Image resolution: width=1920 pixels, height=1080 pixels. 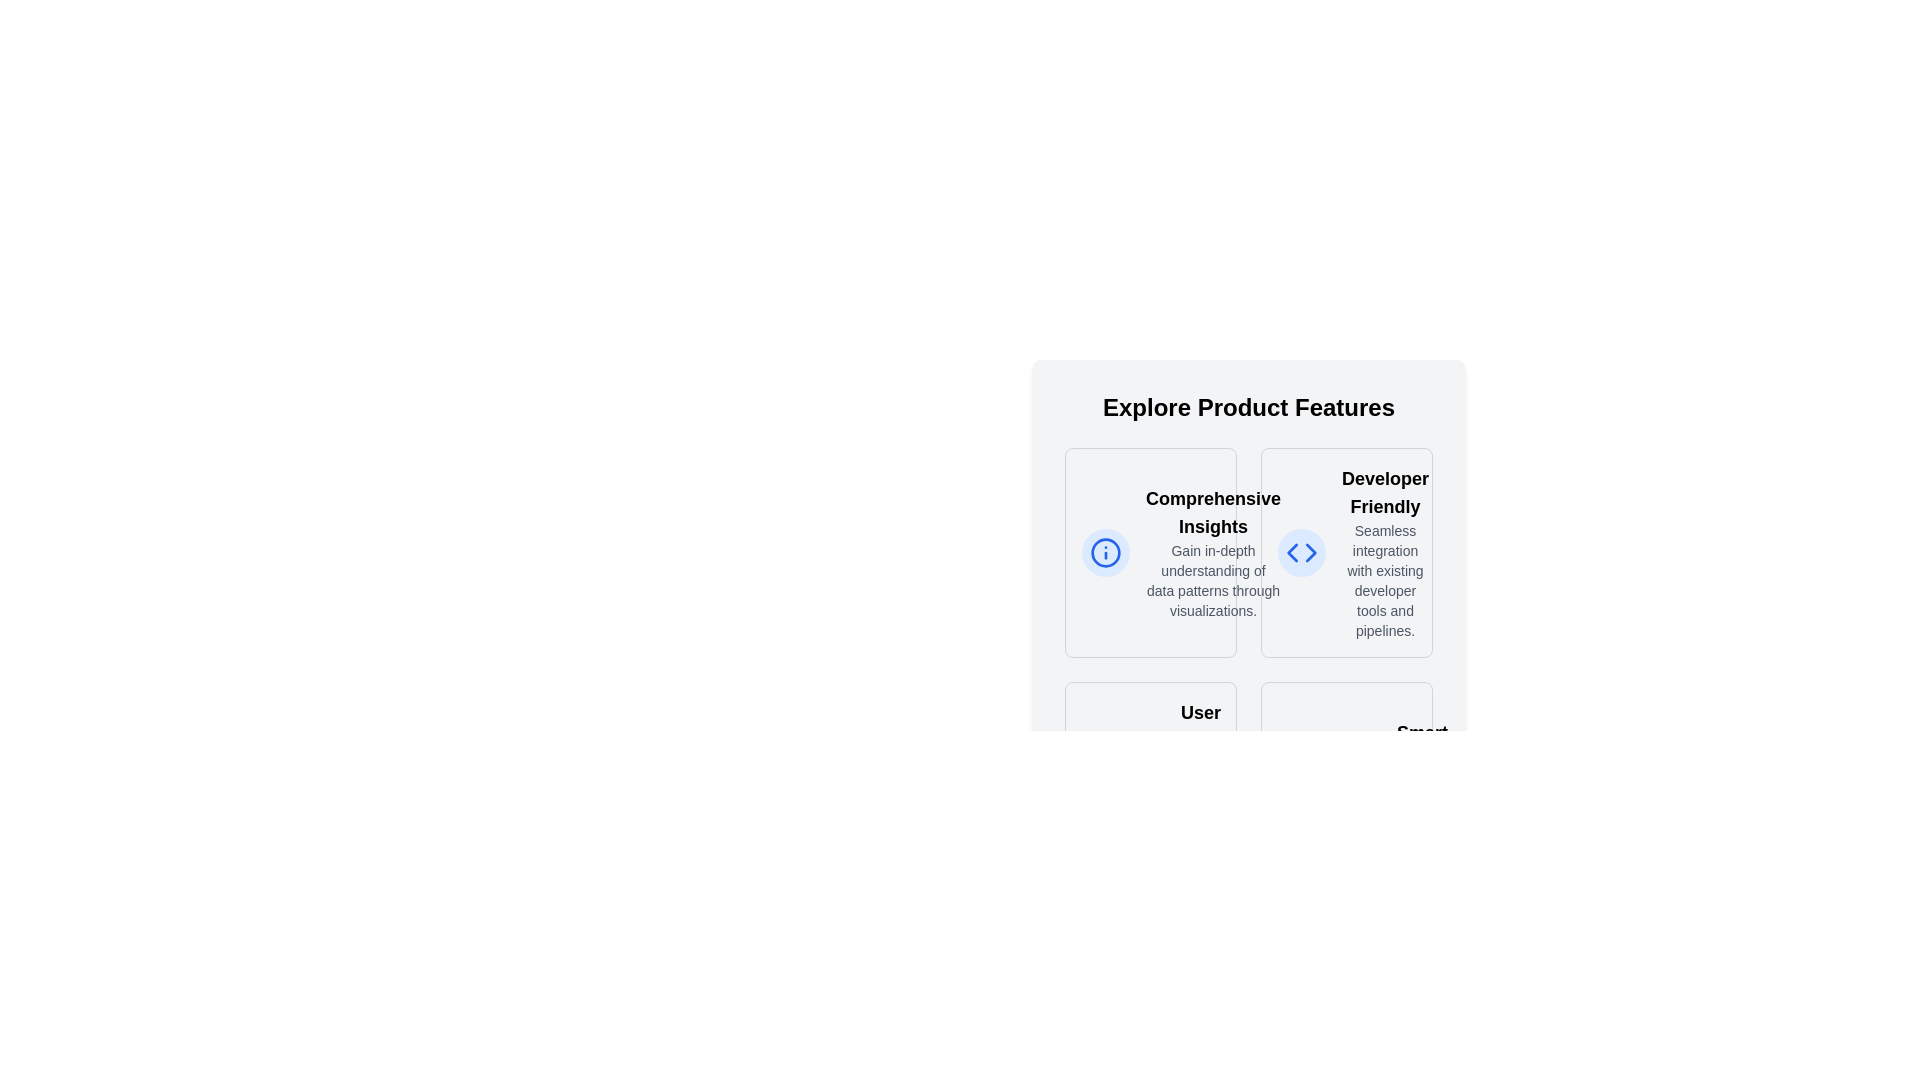 What do you see at coordinates (1384, 493) in the screenshot?
I see `the title text within the 'Developer Friendly' tile, which serves as a heading for the feature` at bounding box center [1384, 493].